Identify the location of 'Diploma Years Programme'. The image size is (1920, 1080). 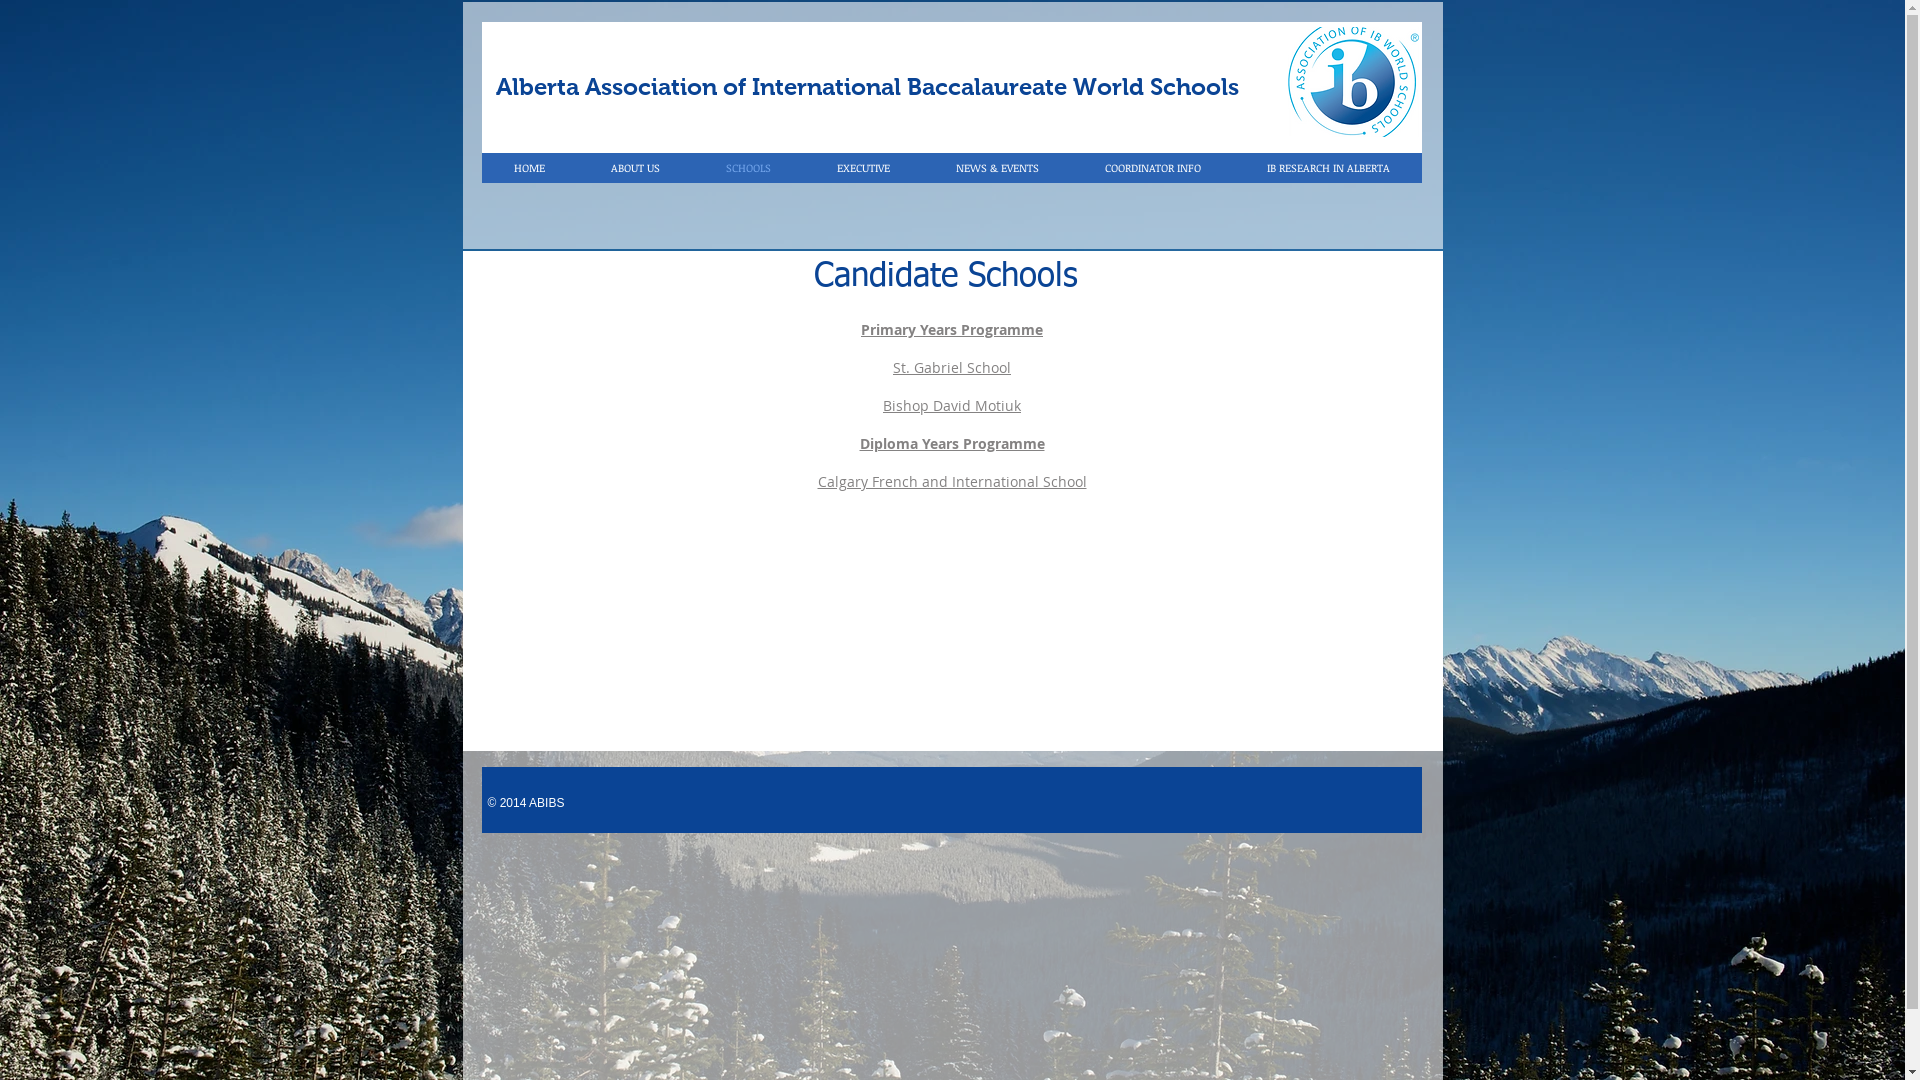
(859, 442).